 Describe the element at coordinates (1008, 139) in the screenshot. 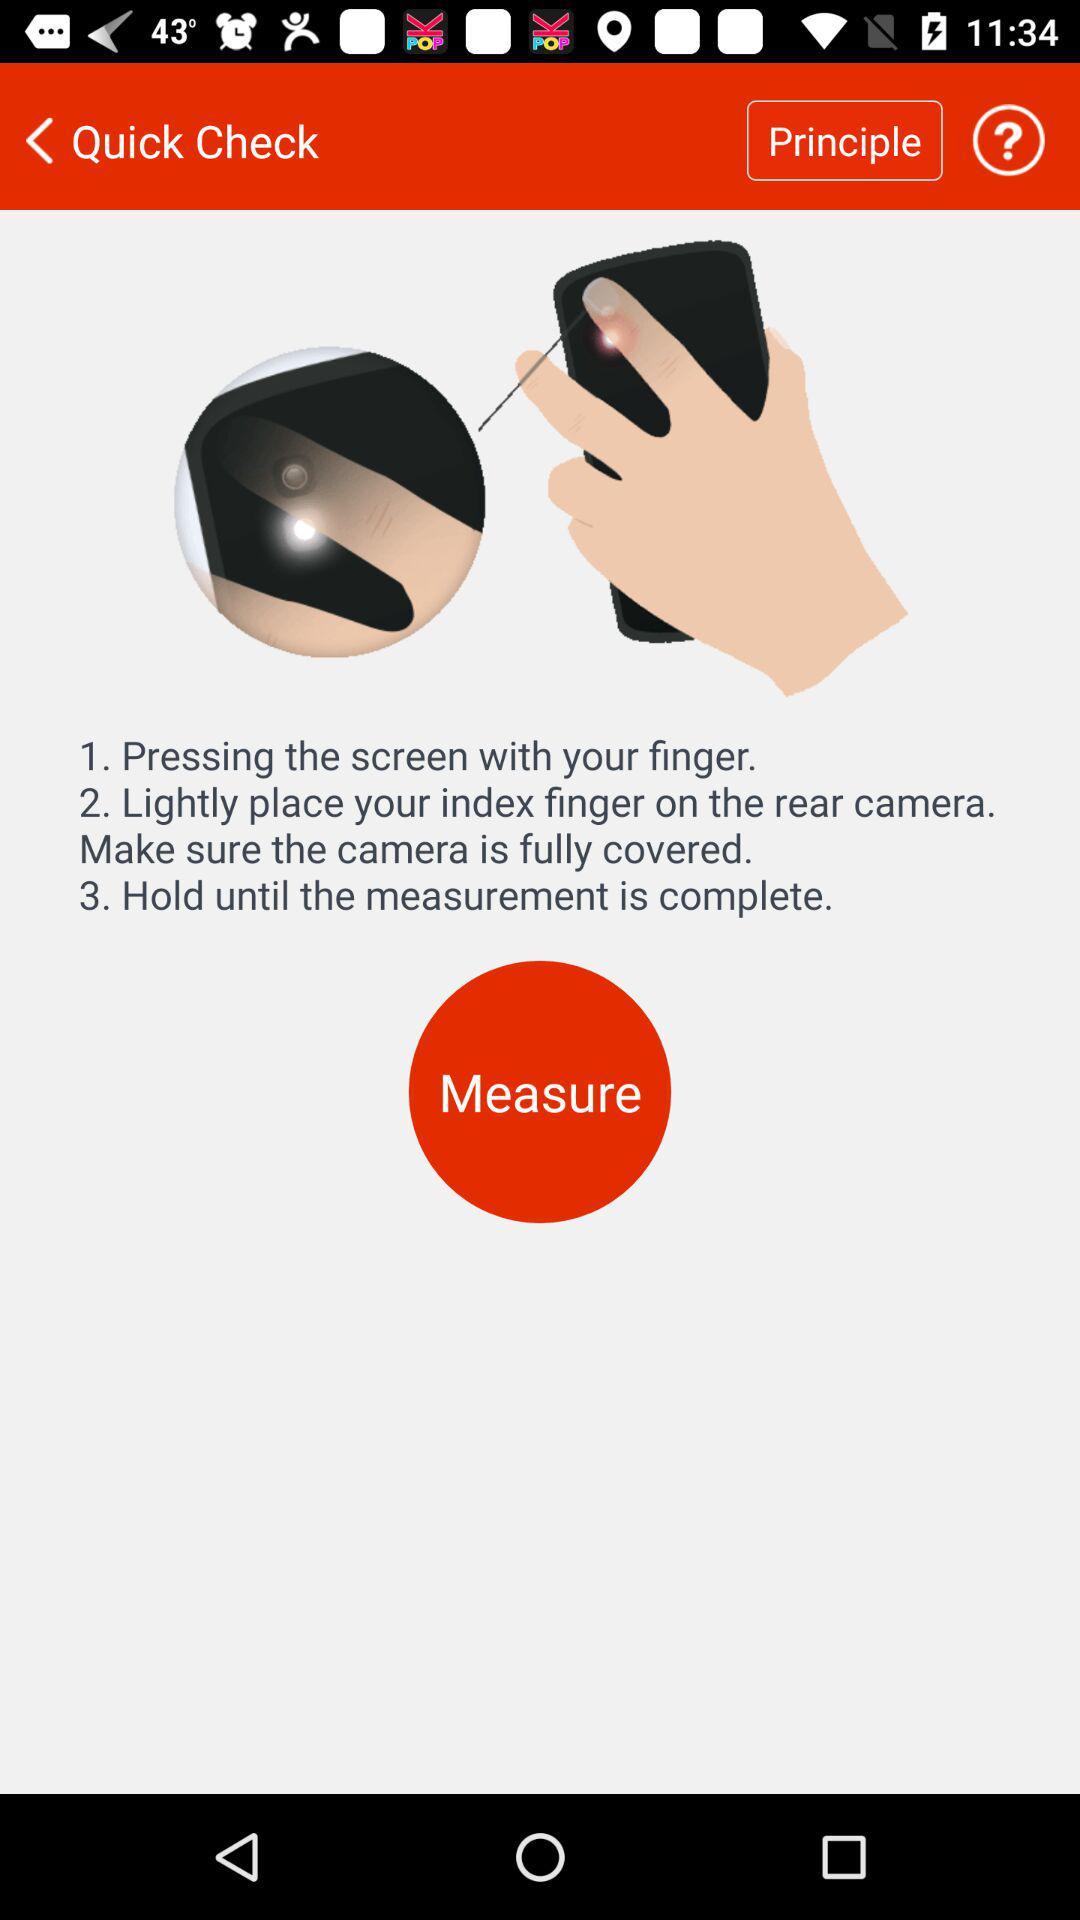

I see `item next to the principle icon` at that location.